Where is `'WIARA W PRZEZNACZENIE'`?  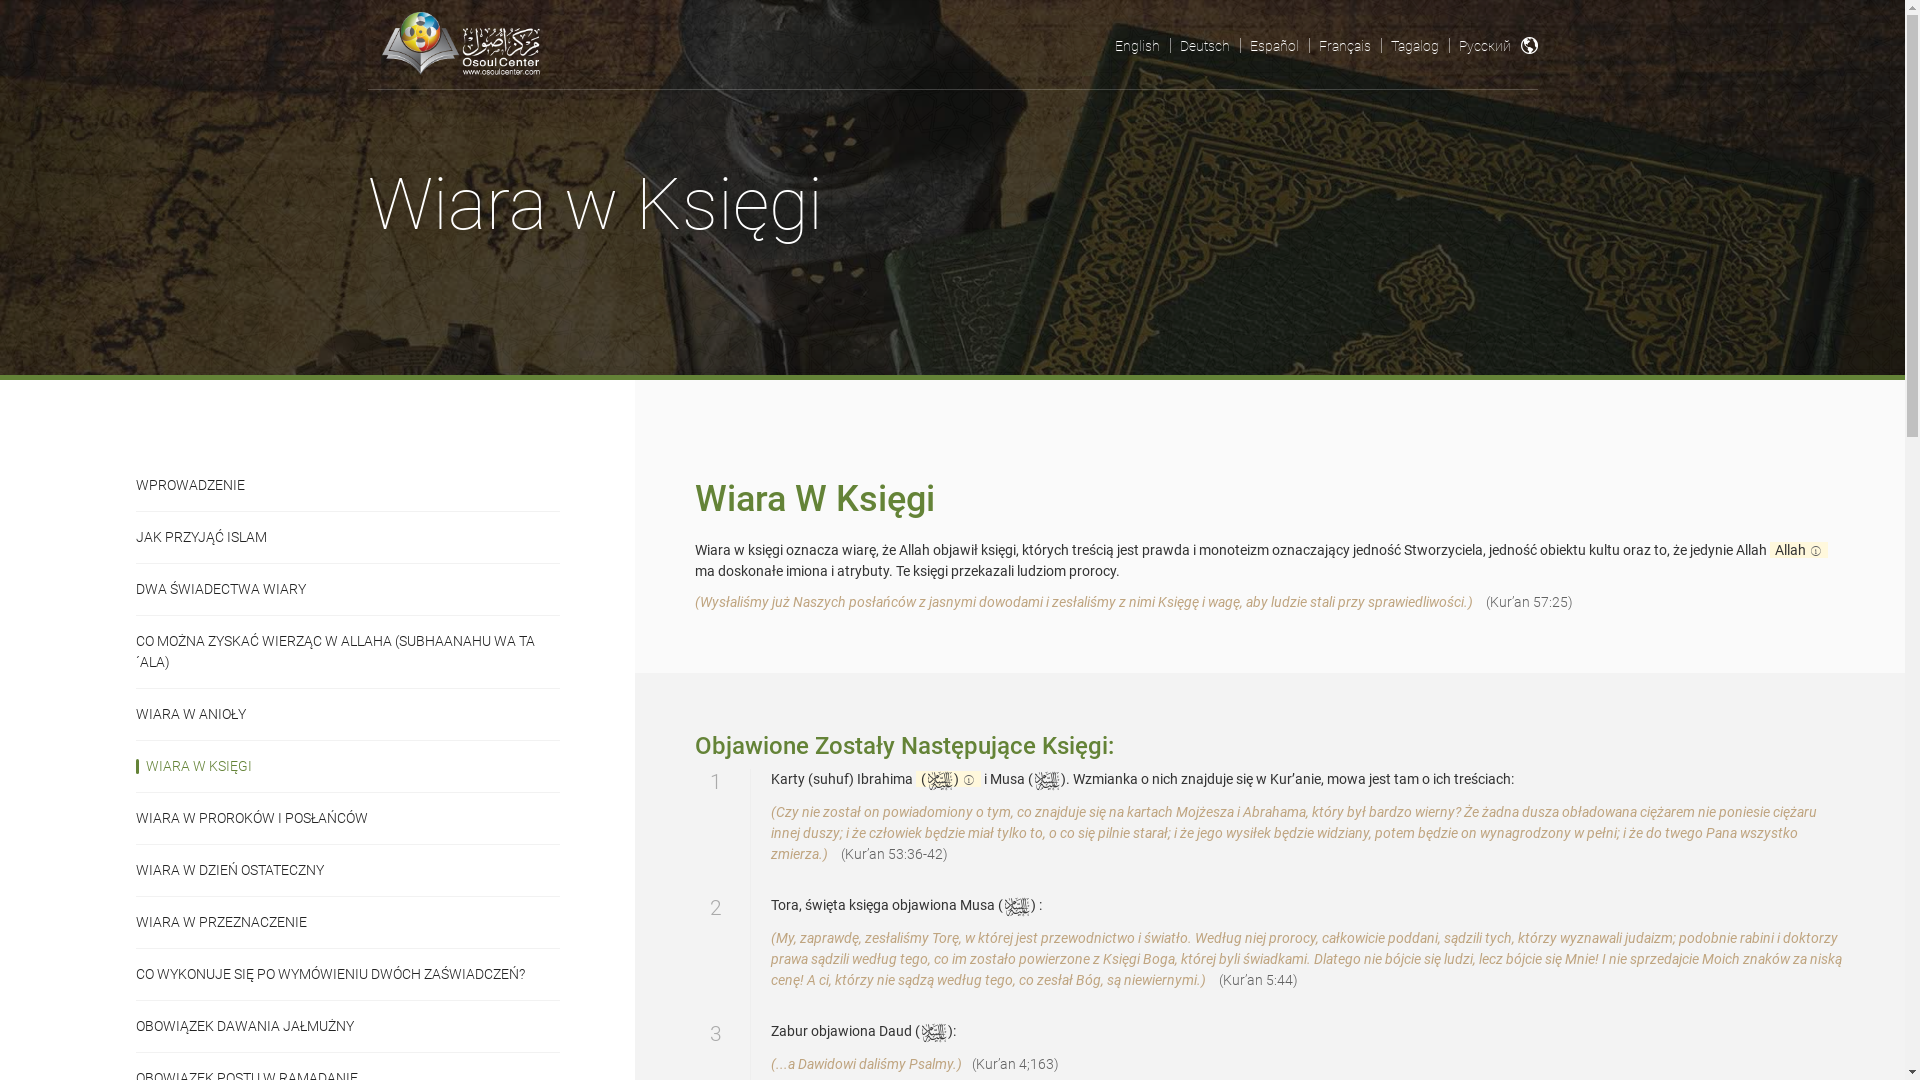 'WIARA W PRZEZNACZENIE' is located at coordinates (348, 921).